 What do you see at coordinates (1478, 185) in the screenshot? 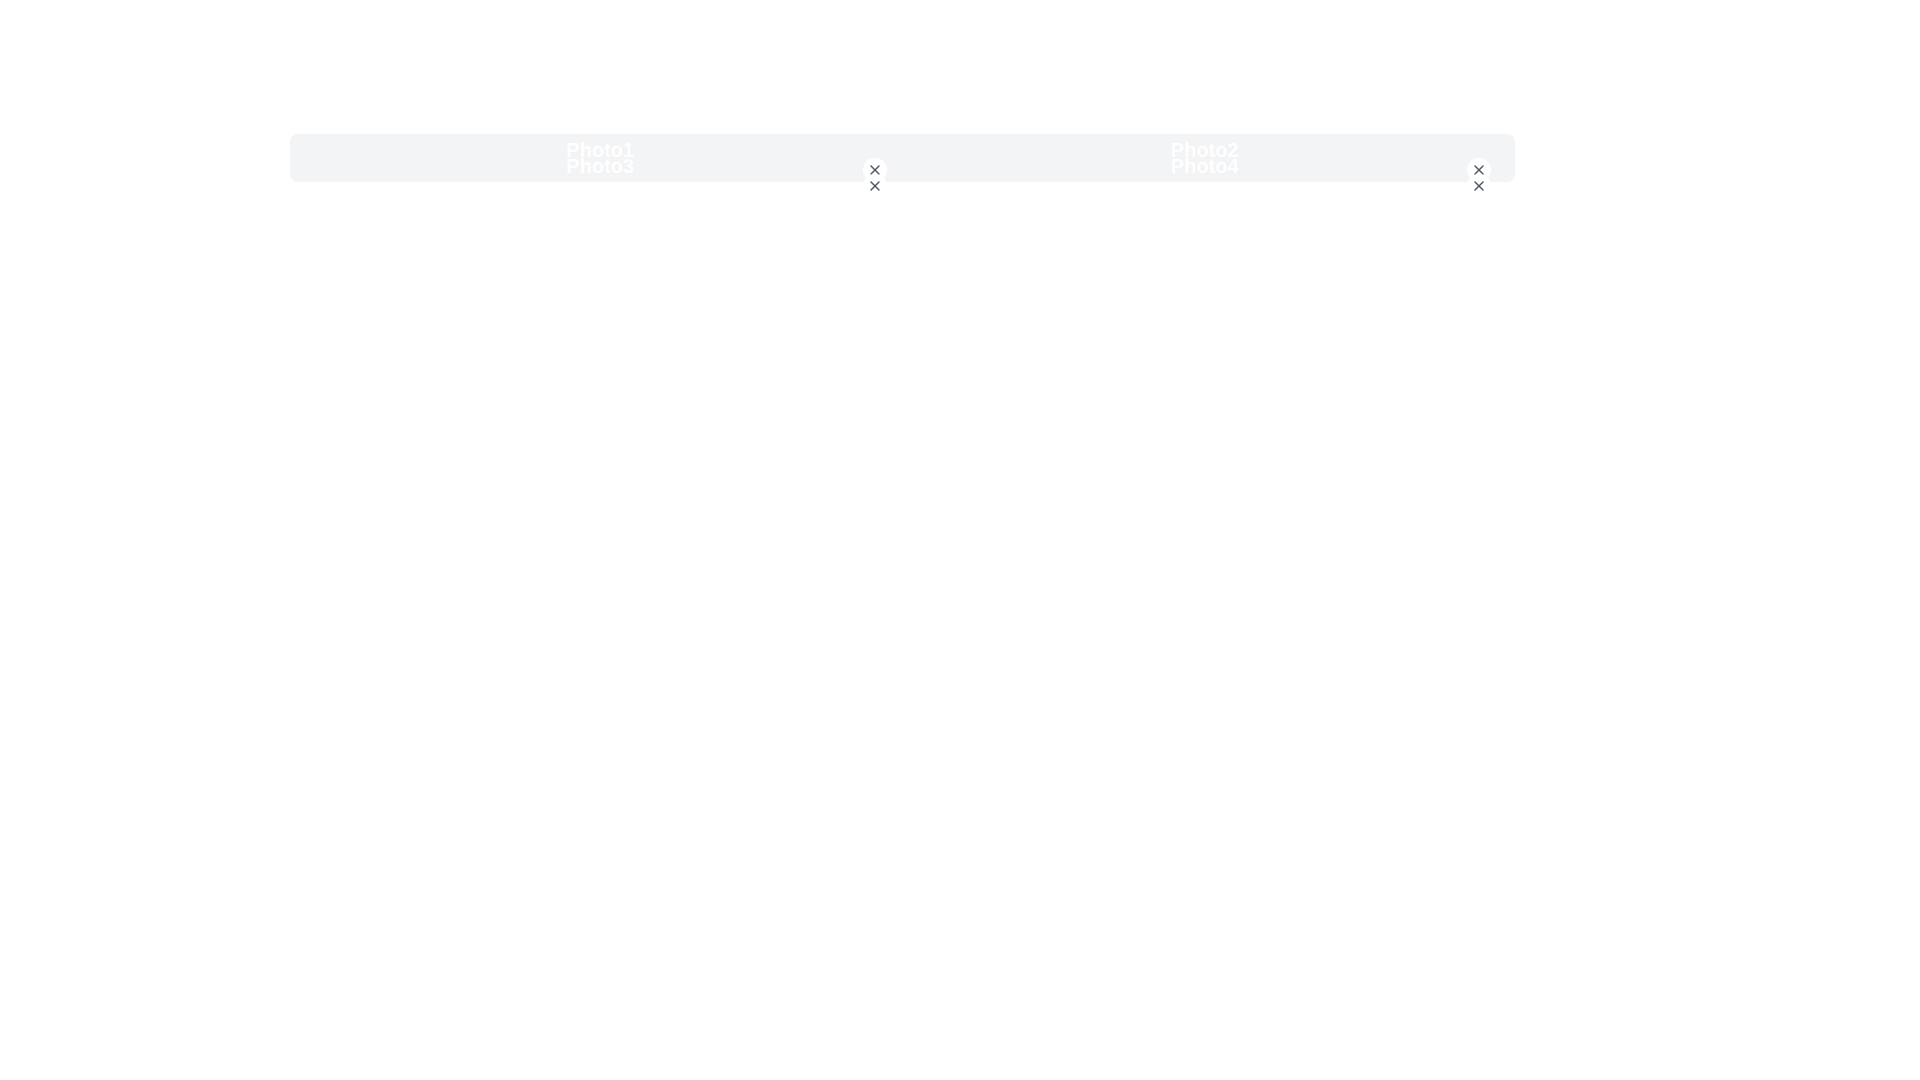
I see `the small 'X' icon used for close action in the top-right corner of the list item labeled 'Photo2 Photo4'` at bounding box center [1478, 185].